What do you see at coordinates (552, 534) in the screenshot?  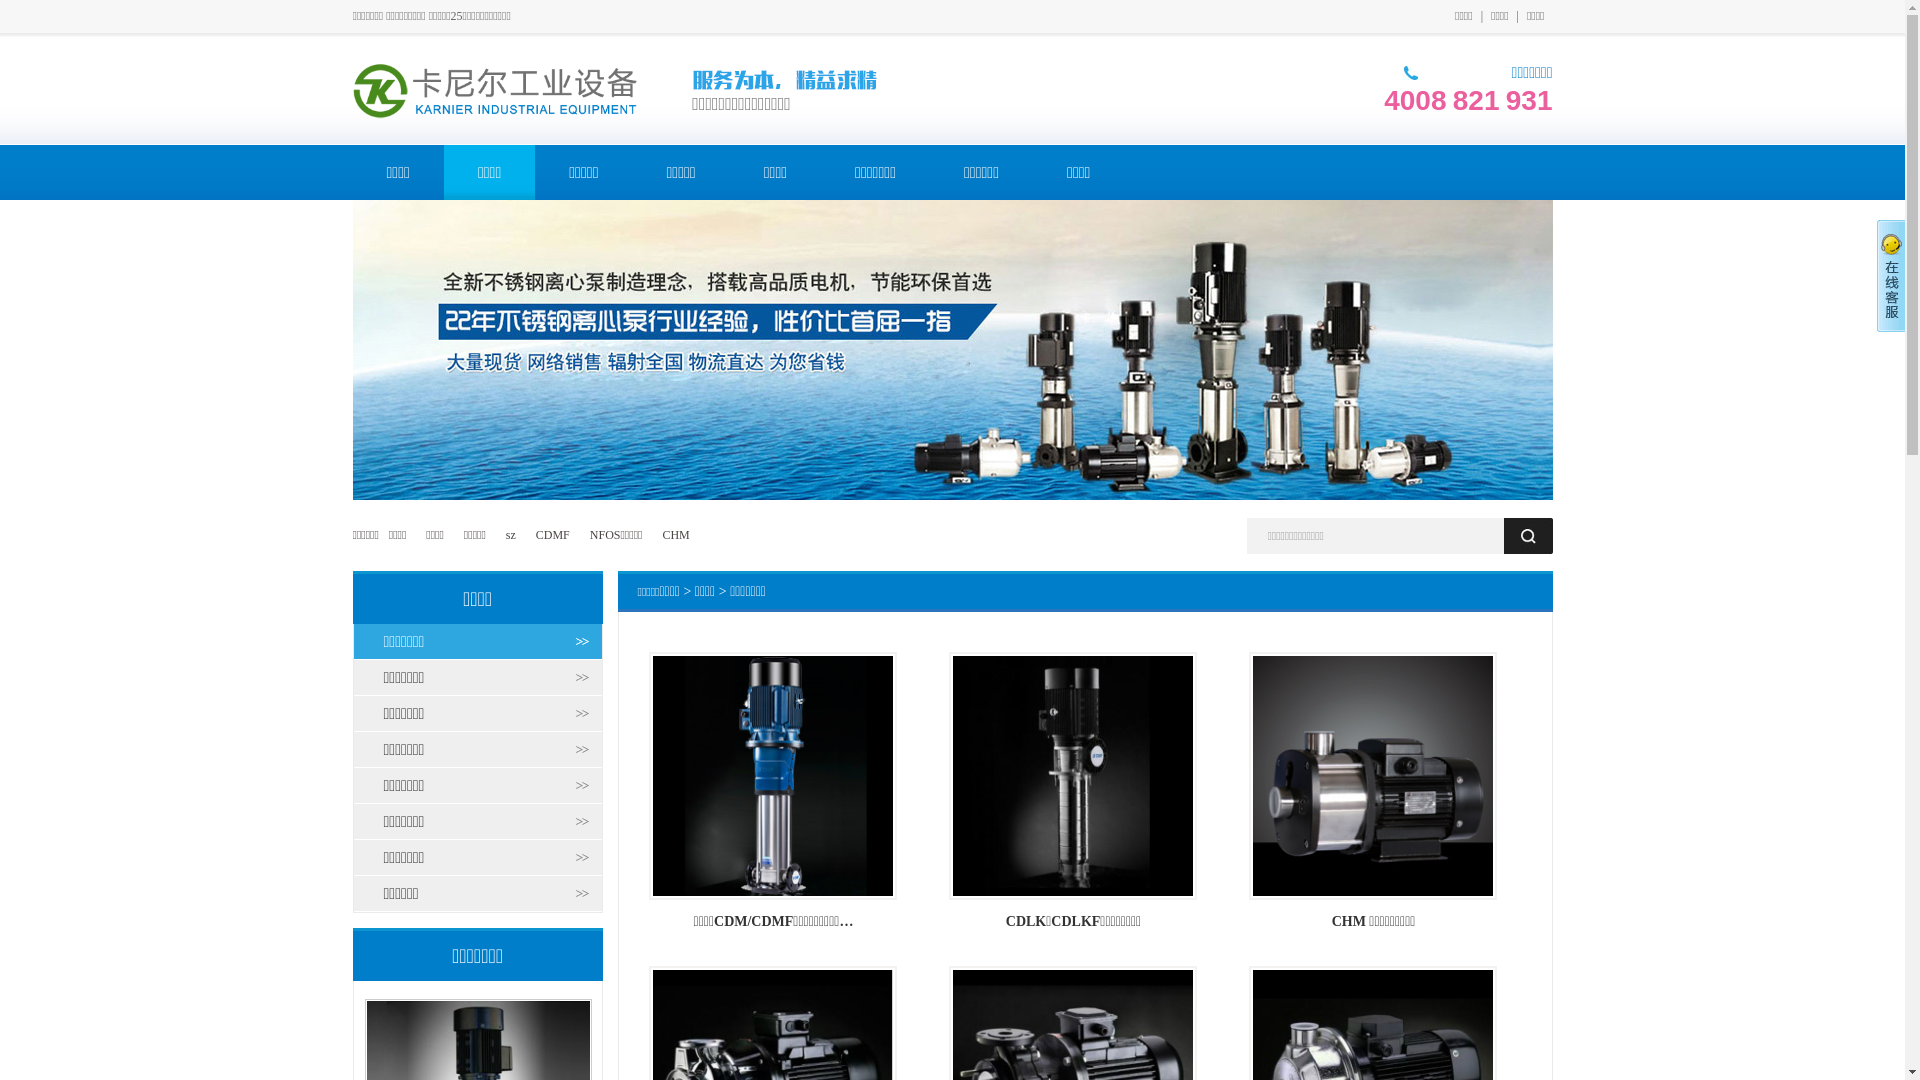 I see `'CDMF'` at bounding box center [552, 534].